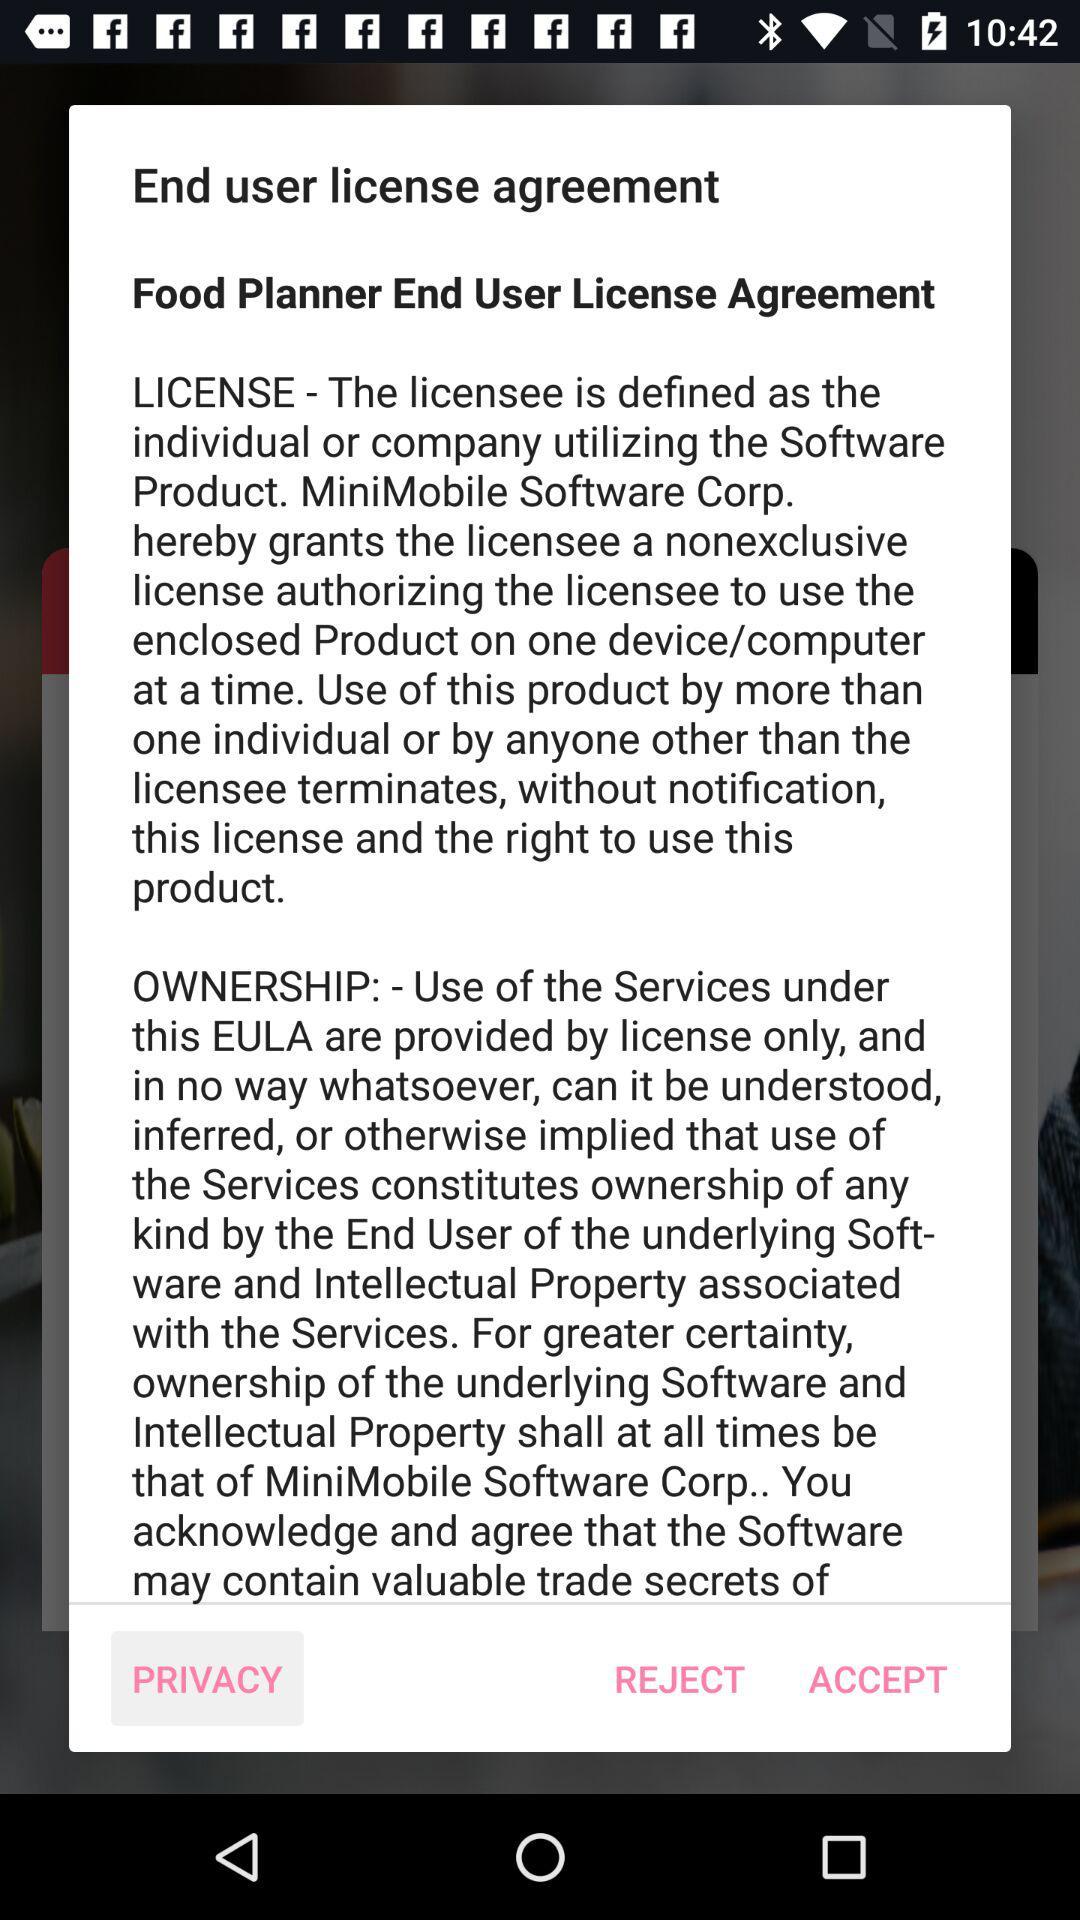  I want to click on the icon next to the accept icon, so click(678, 1678).